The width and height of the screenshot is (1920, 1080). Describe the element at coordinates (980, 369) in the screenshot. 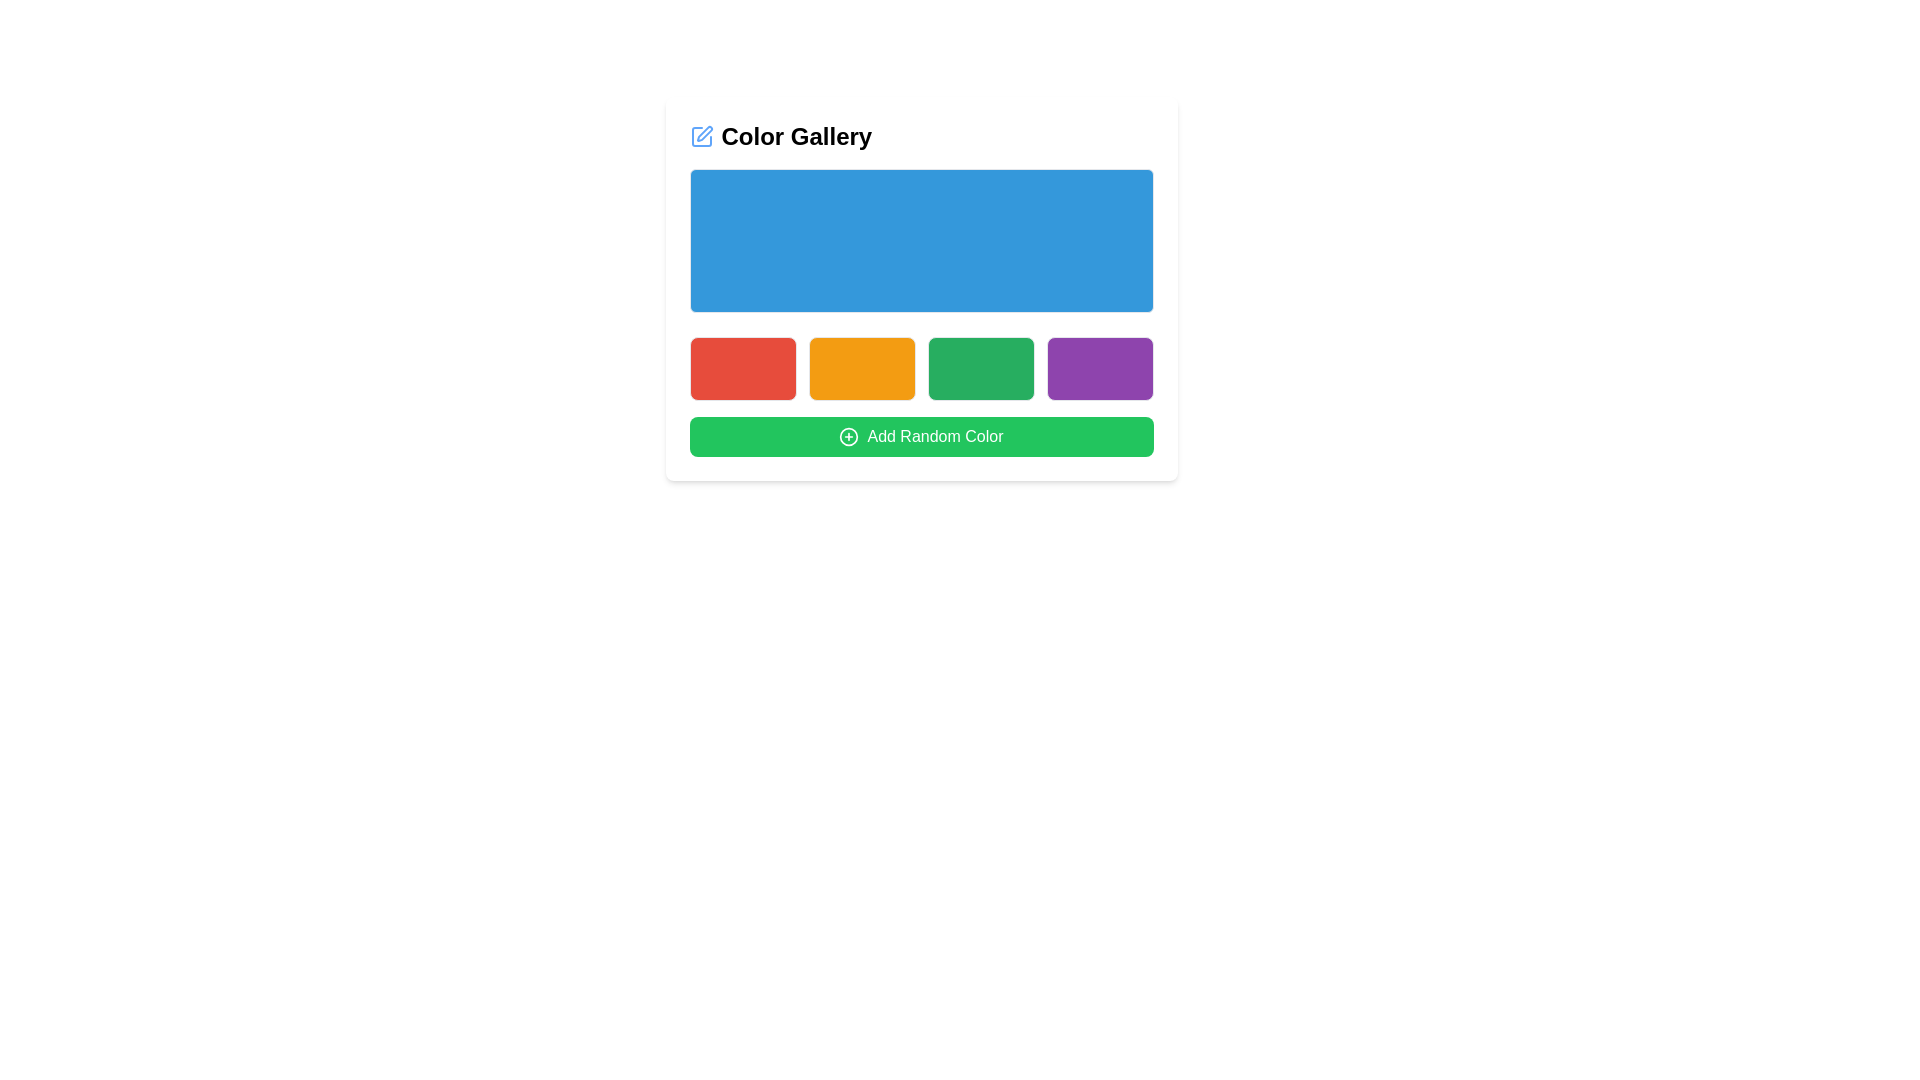

I see `the interactive button located in the grid layout, which is the third item, positioned between an orange box and a purple box at the lower central part of the grid` at that location.